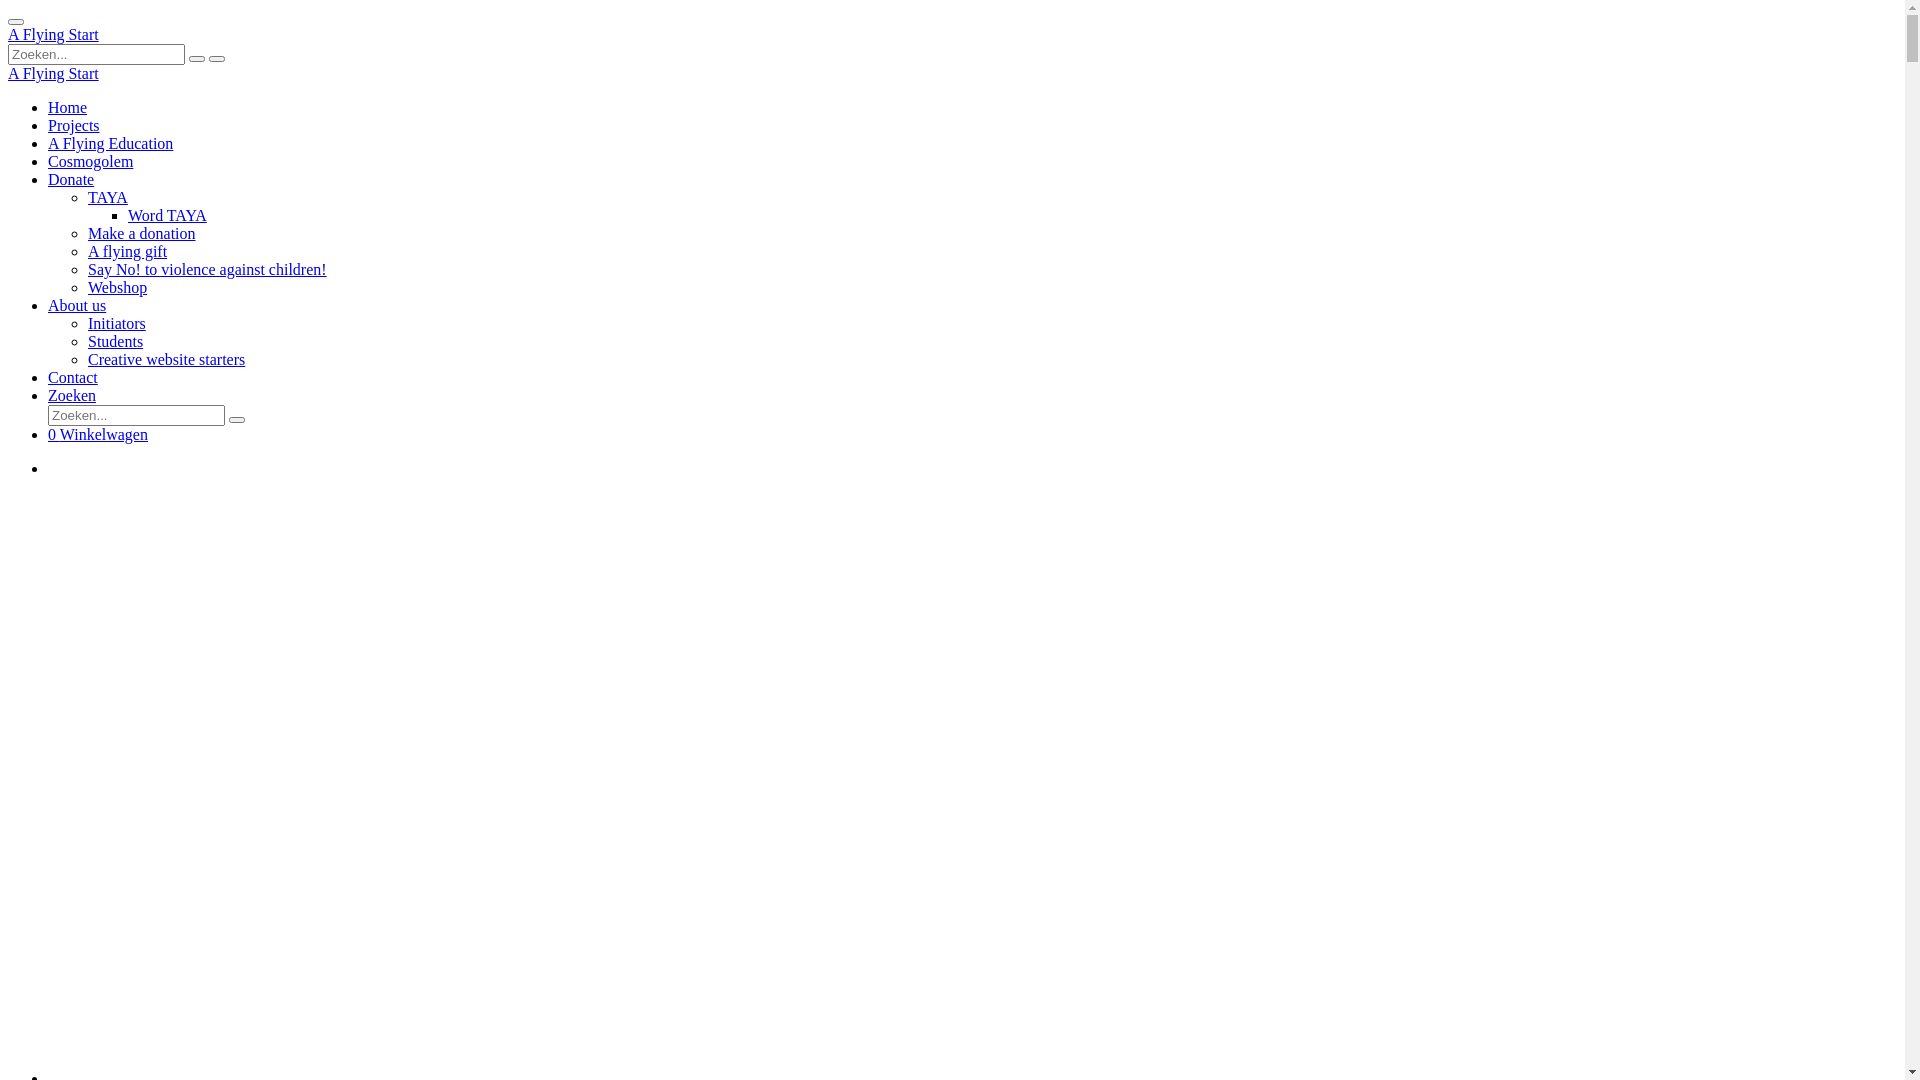  Describe the element at coordinates (141, 232) in the screenshot. I see `'Make a donation'` at that location.